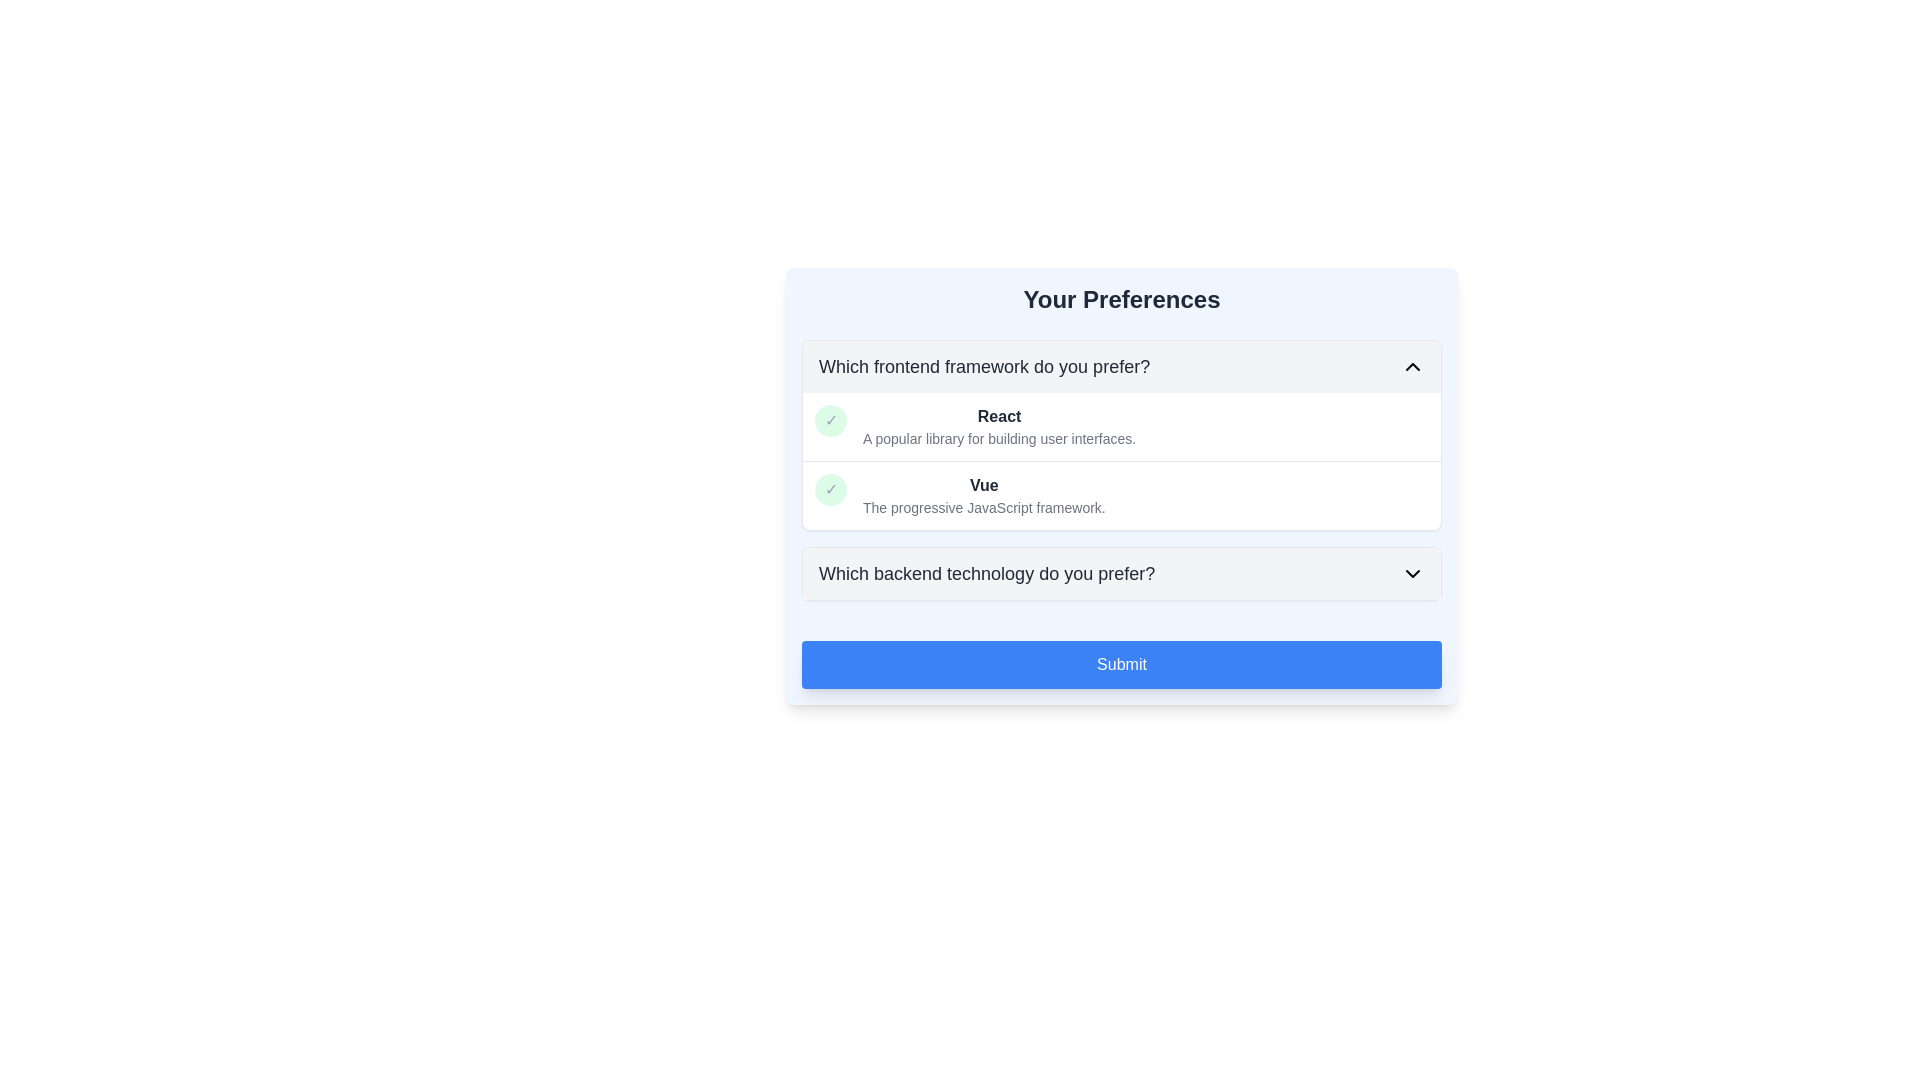 The image size is (1920, 1080). What do you see at coordinates (830, 419) in the screenshot?
I see `the checkmark indicator within the circular green background, which represents the selection for the 'Vue' framework option in the question about preferred frontend frameworks` at bounding box center [830, 419].